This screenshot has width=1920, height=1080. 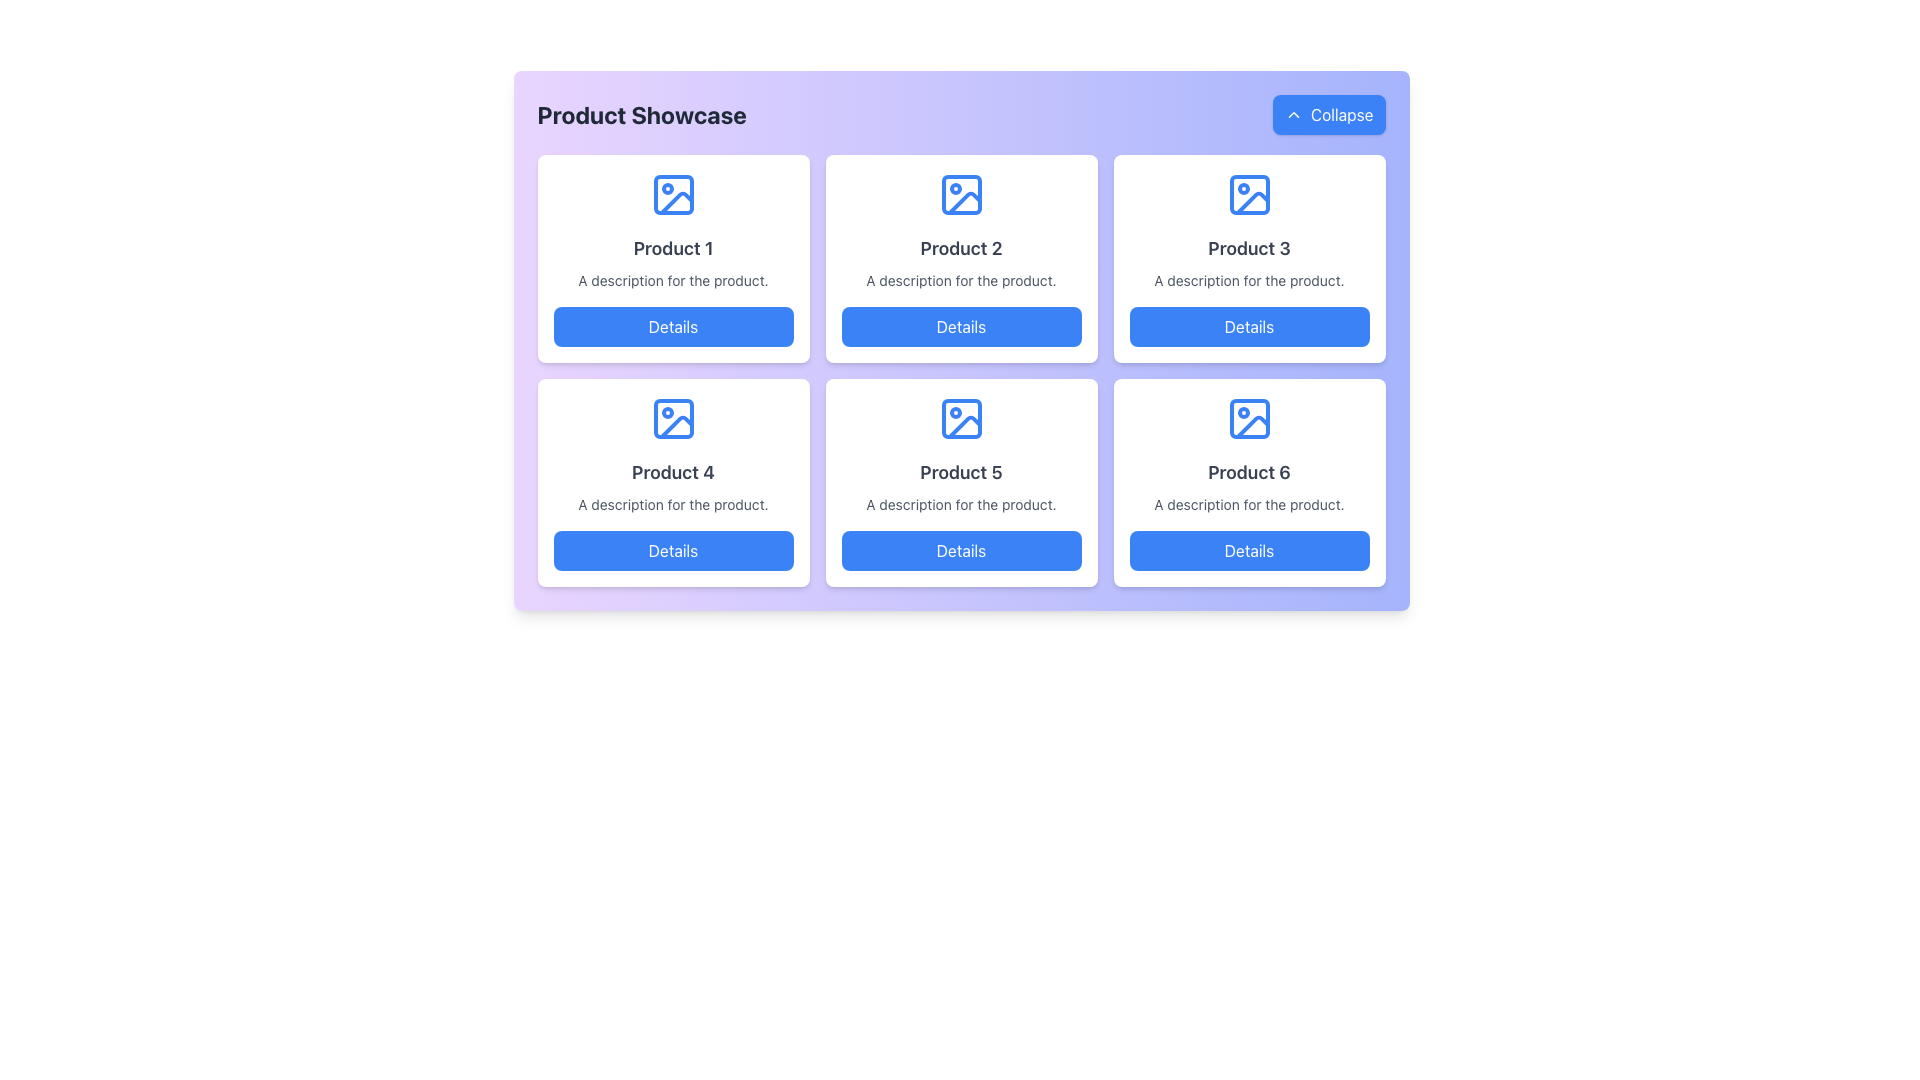 I want to click on the product card containing the image icon for 'Product 1', which is located at the top-center of the card, so click(x=673, y=195).